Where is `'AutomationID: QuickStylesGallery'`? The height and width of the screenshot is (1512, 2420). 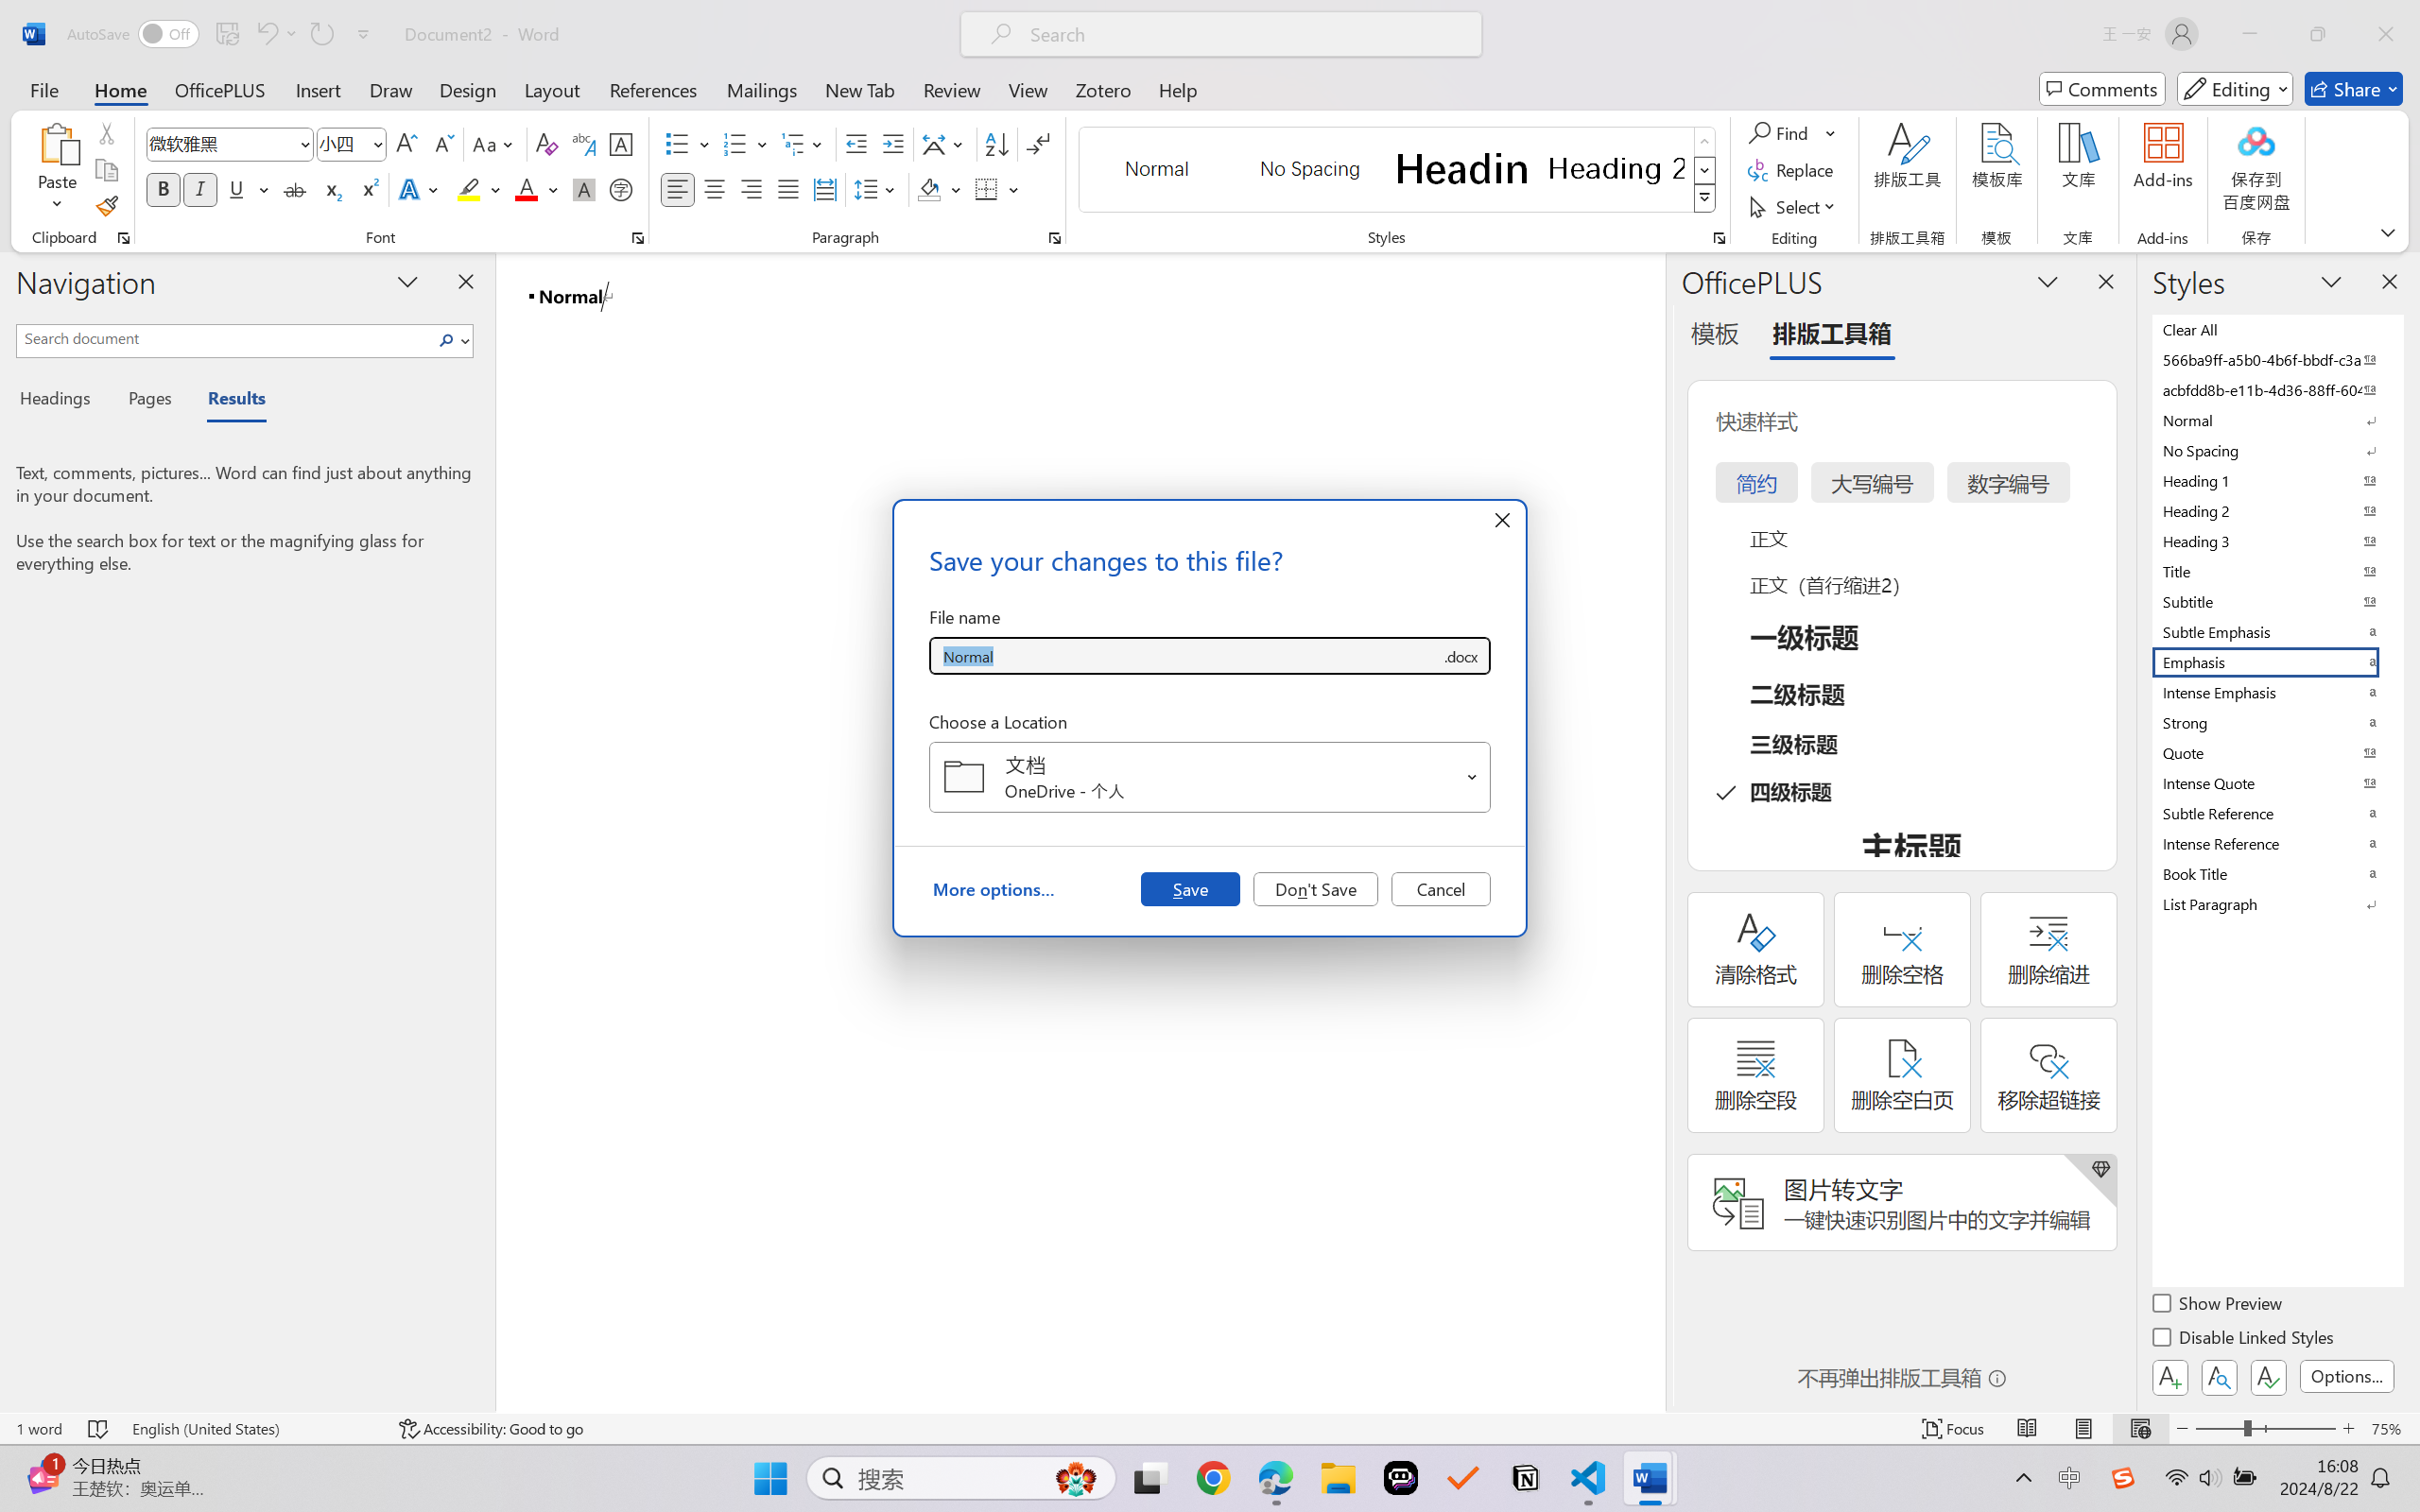 'AutomationID: QuickStylesGallery' is located at coordinates (1397, 170).